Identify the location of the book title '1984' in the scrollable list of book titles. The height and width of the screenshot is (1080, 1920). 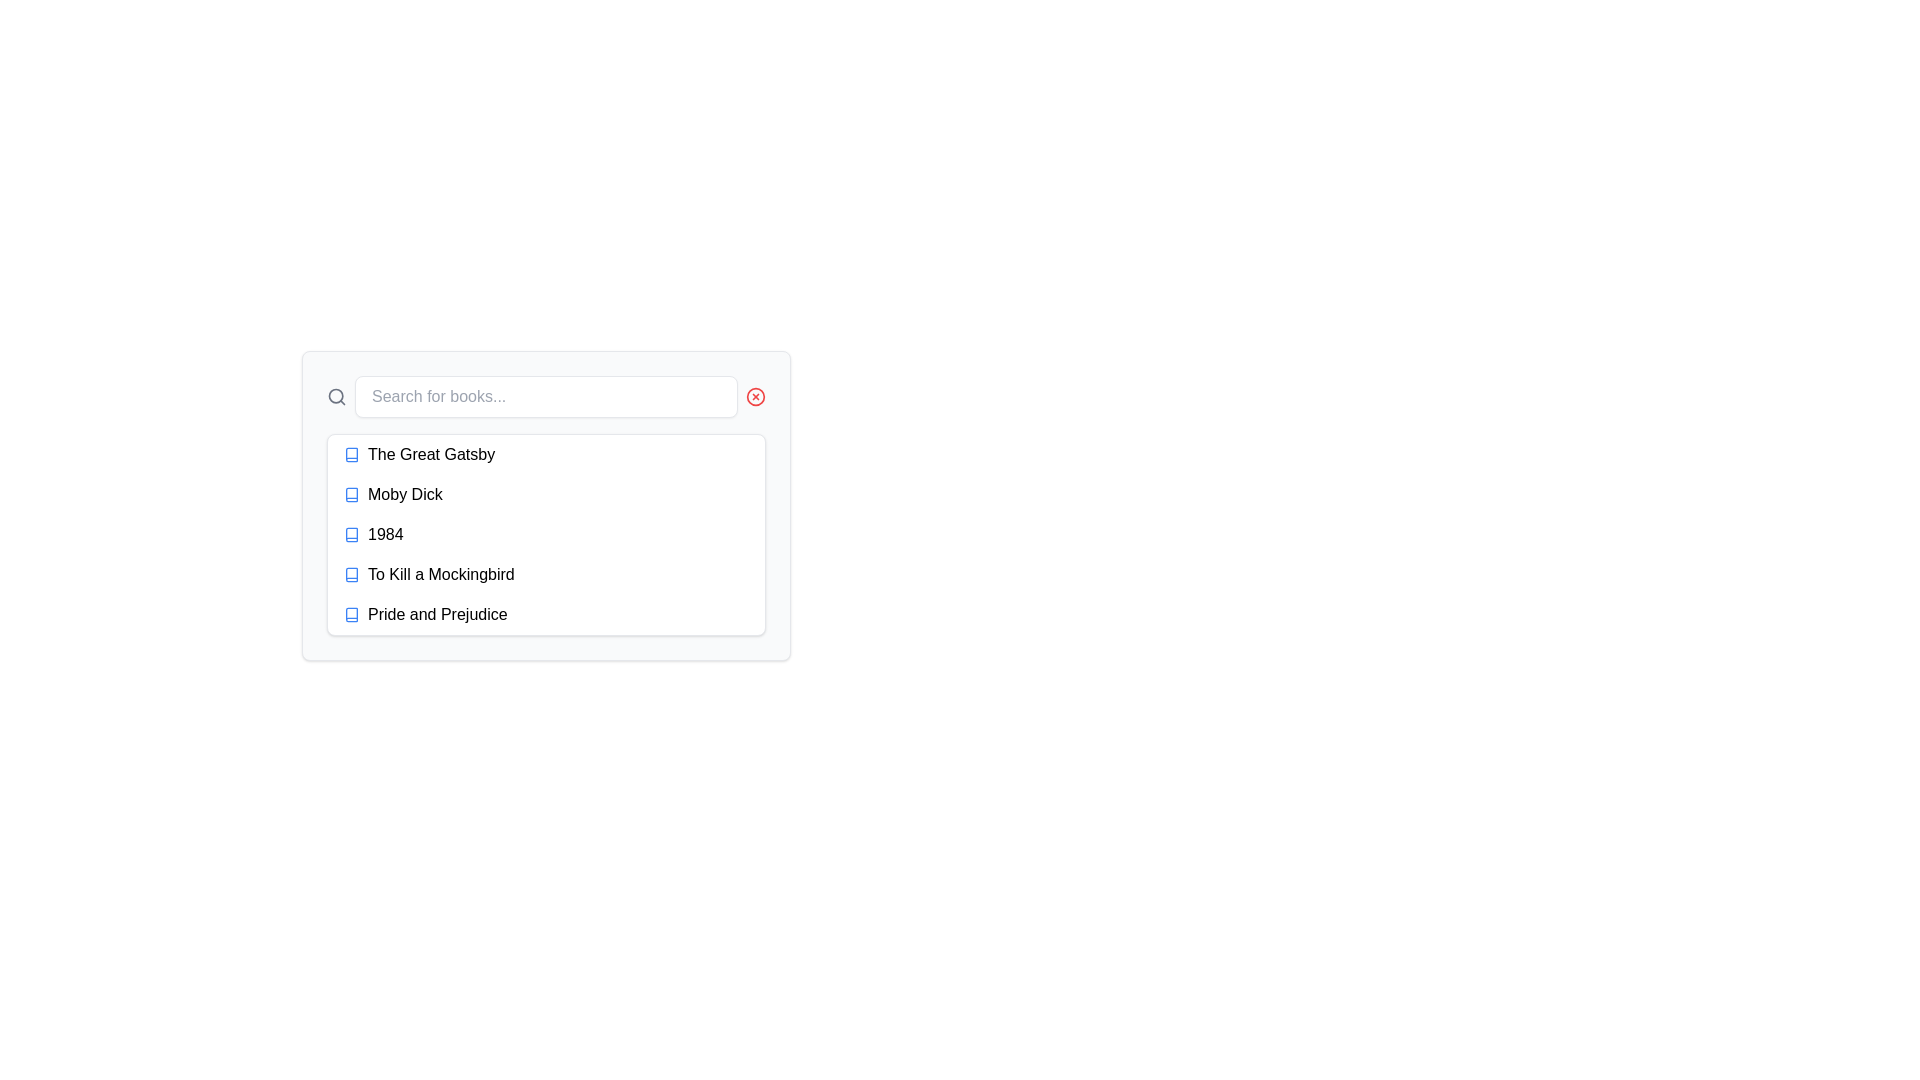
(546, 542).